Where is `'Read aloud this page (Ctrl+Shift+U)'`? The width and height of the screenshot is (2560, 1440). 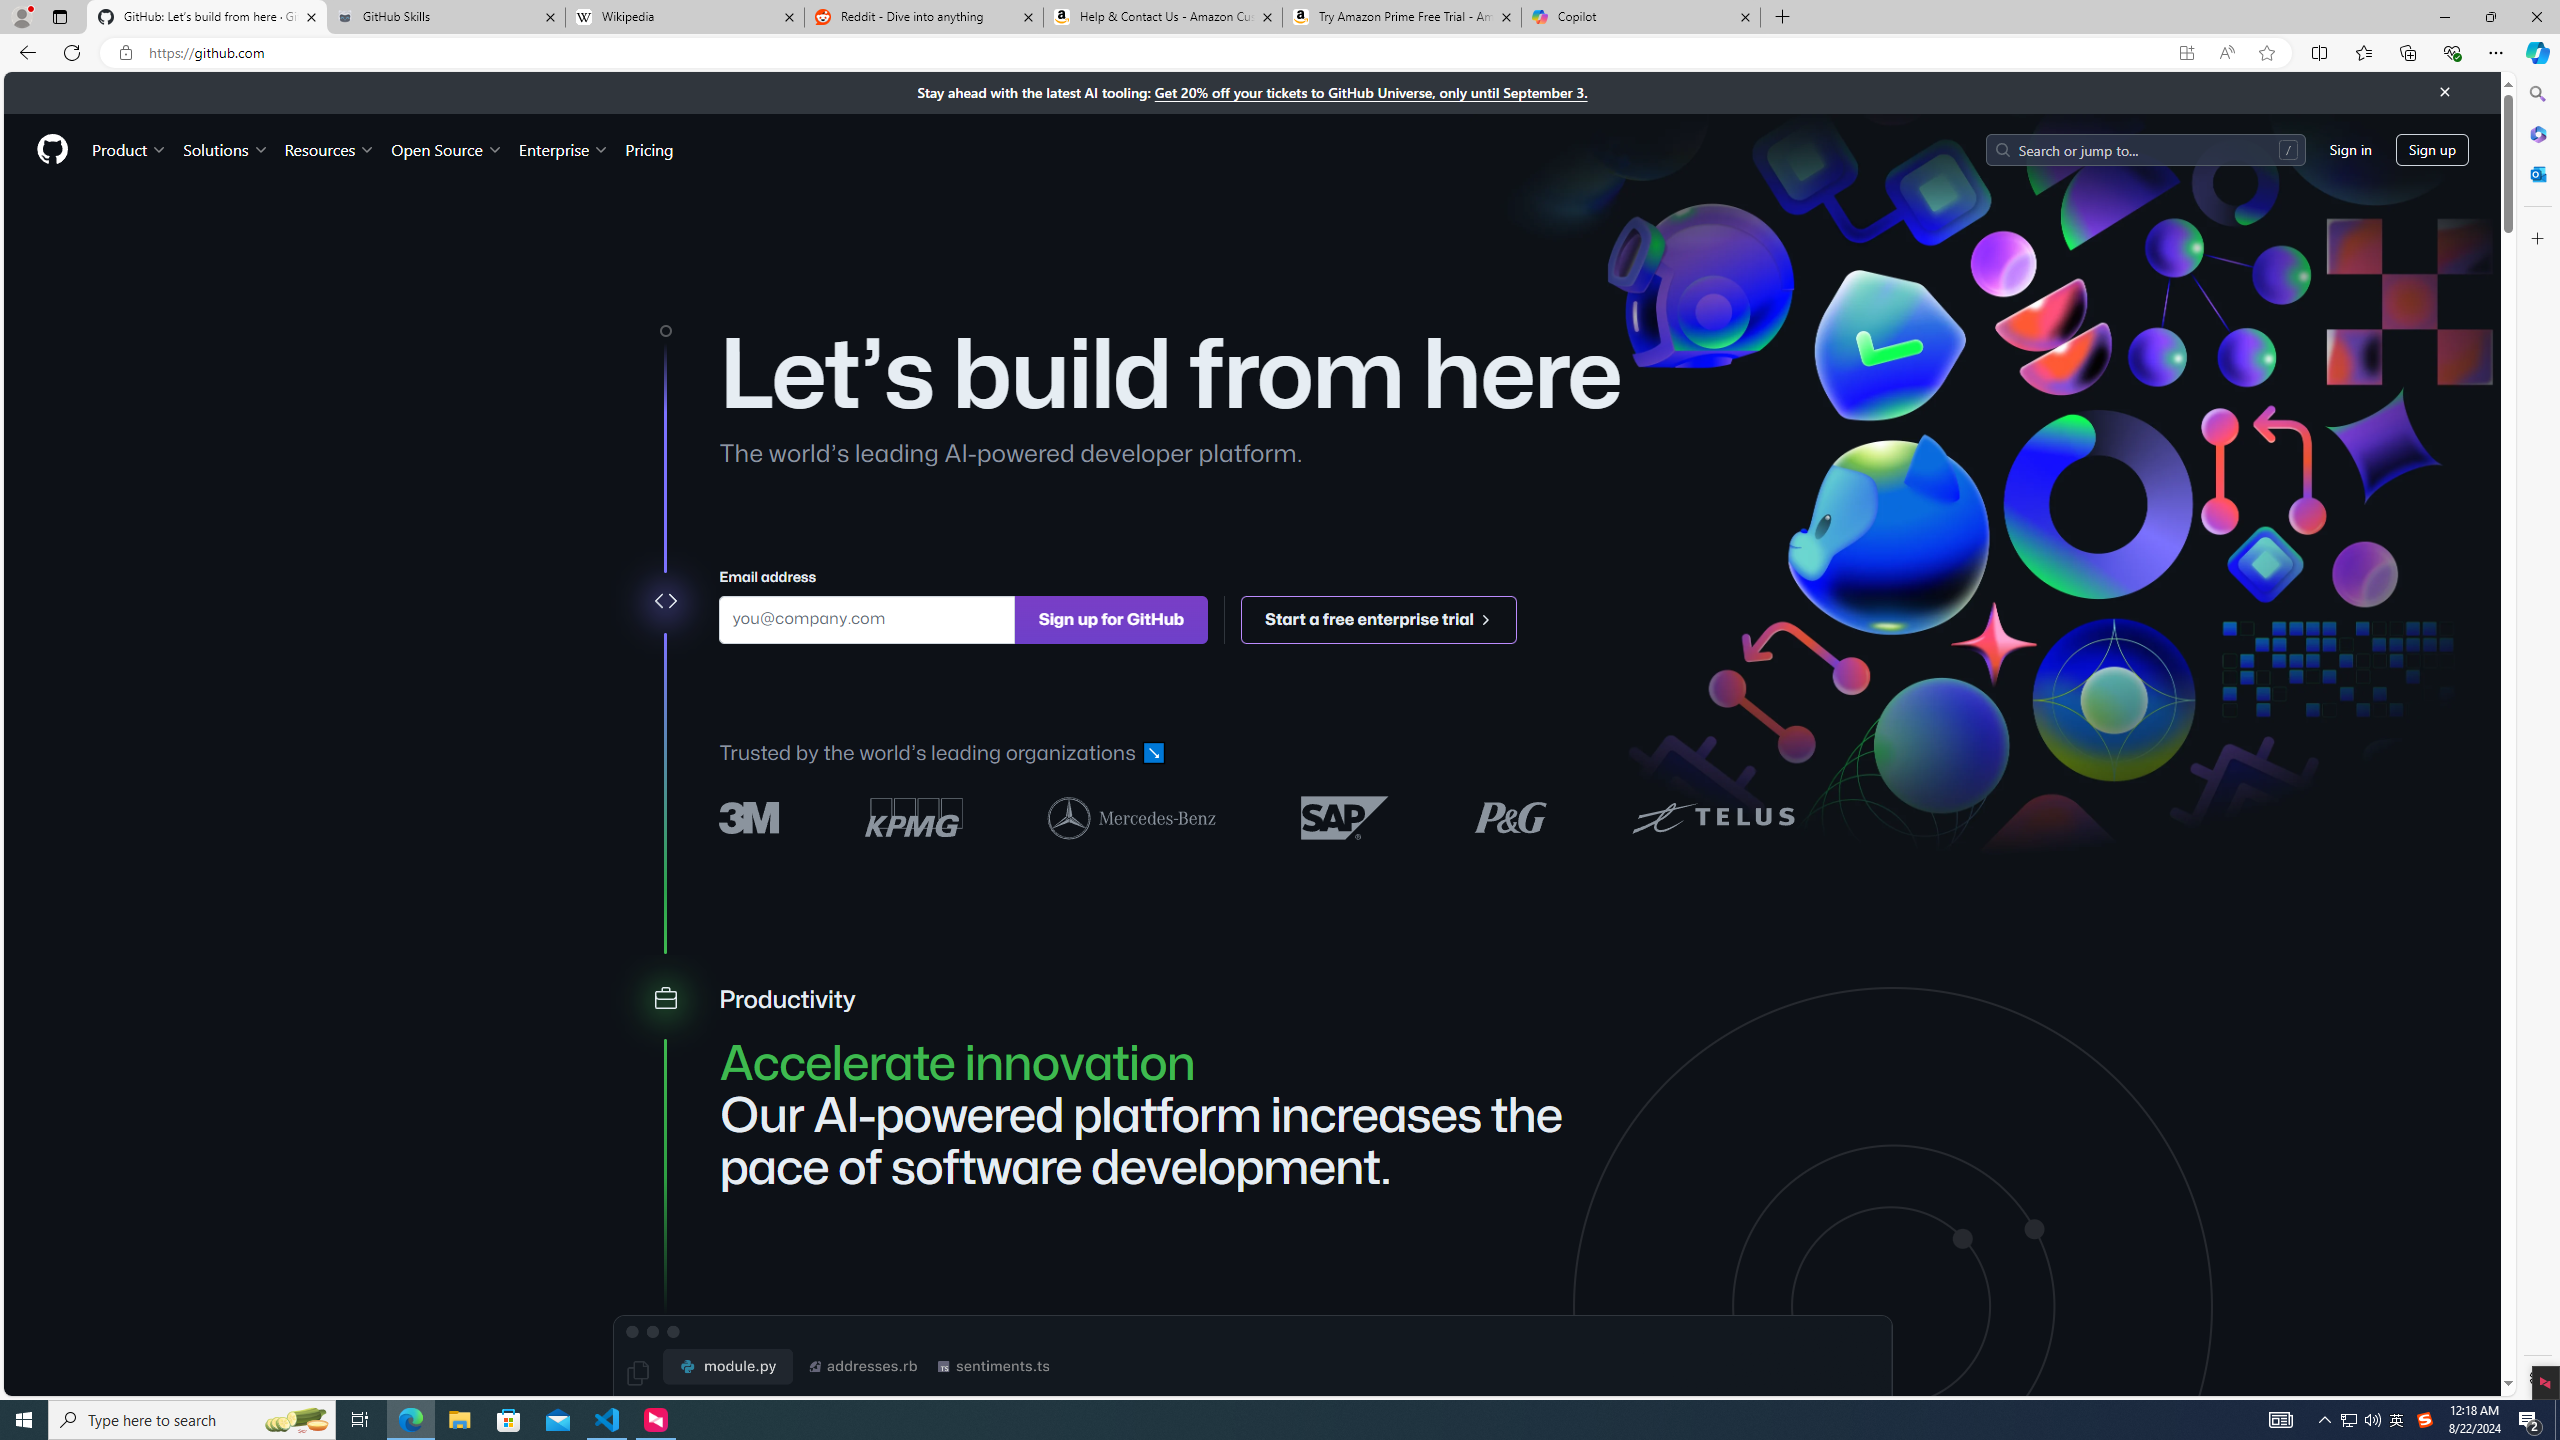
'Read aloud this page (Ctrl+Shift+U)' is located at coordinates (2226, 53).